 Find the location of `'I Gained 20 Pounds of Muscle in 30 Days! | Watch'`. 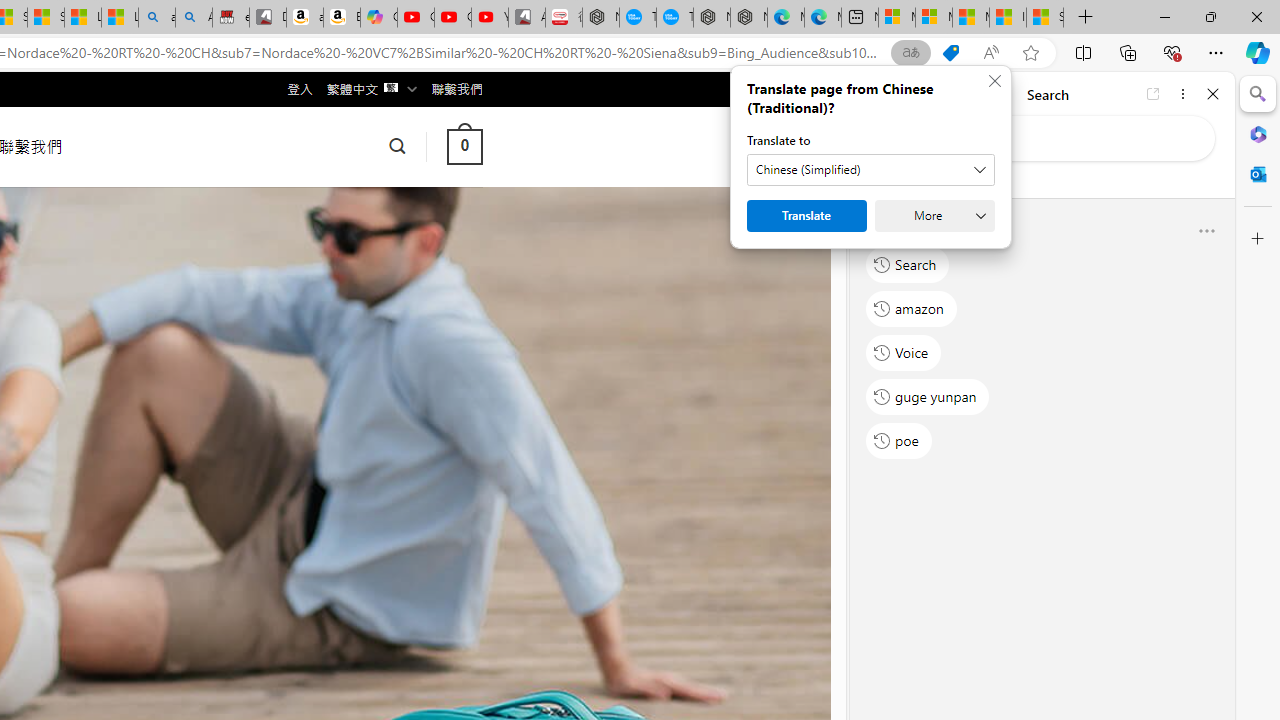

'I Gained 20 Pounds of Muscle in 30 Days! | Watch' is located at coordinates (1008, 17).